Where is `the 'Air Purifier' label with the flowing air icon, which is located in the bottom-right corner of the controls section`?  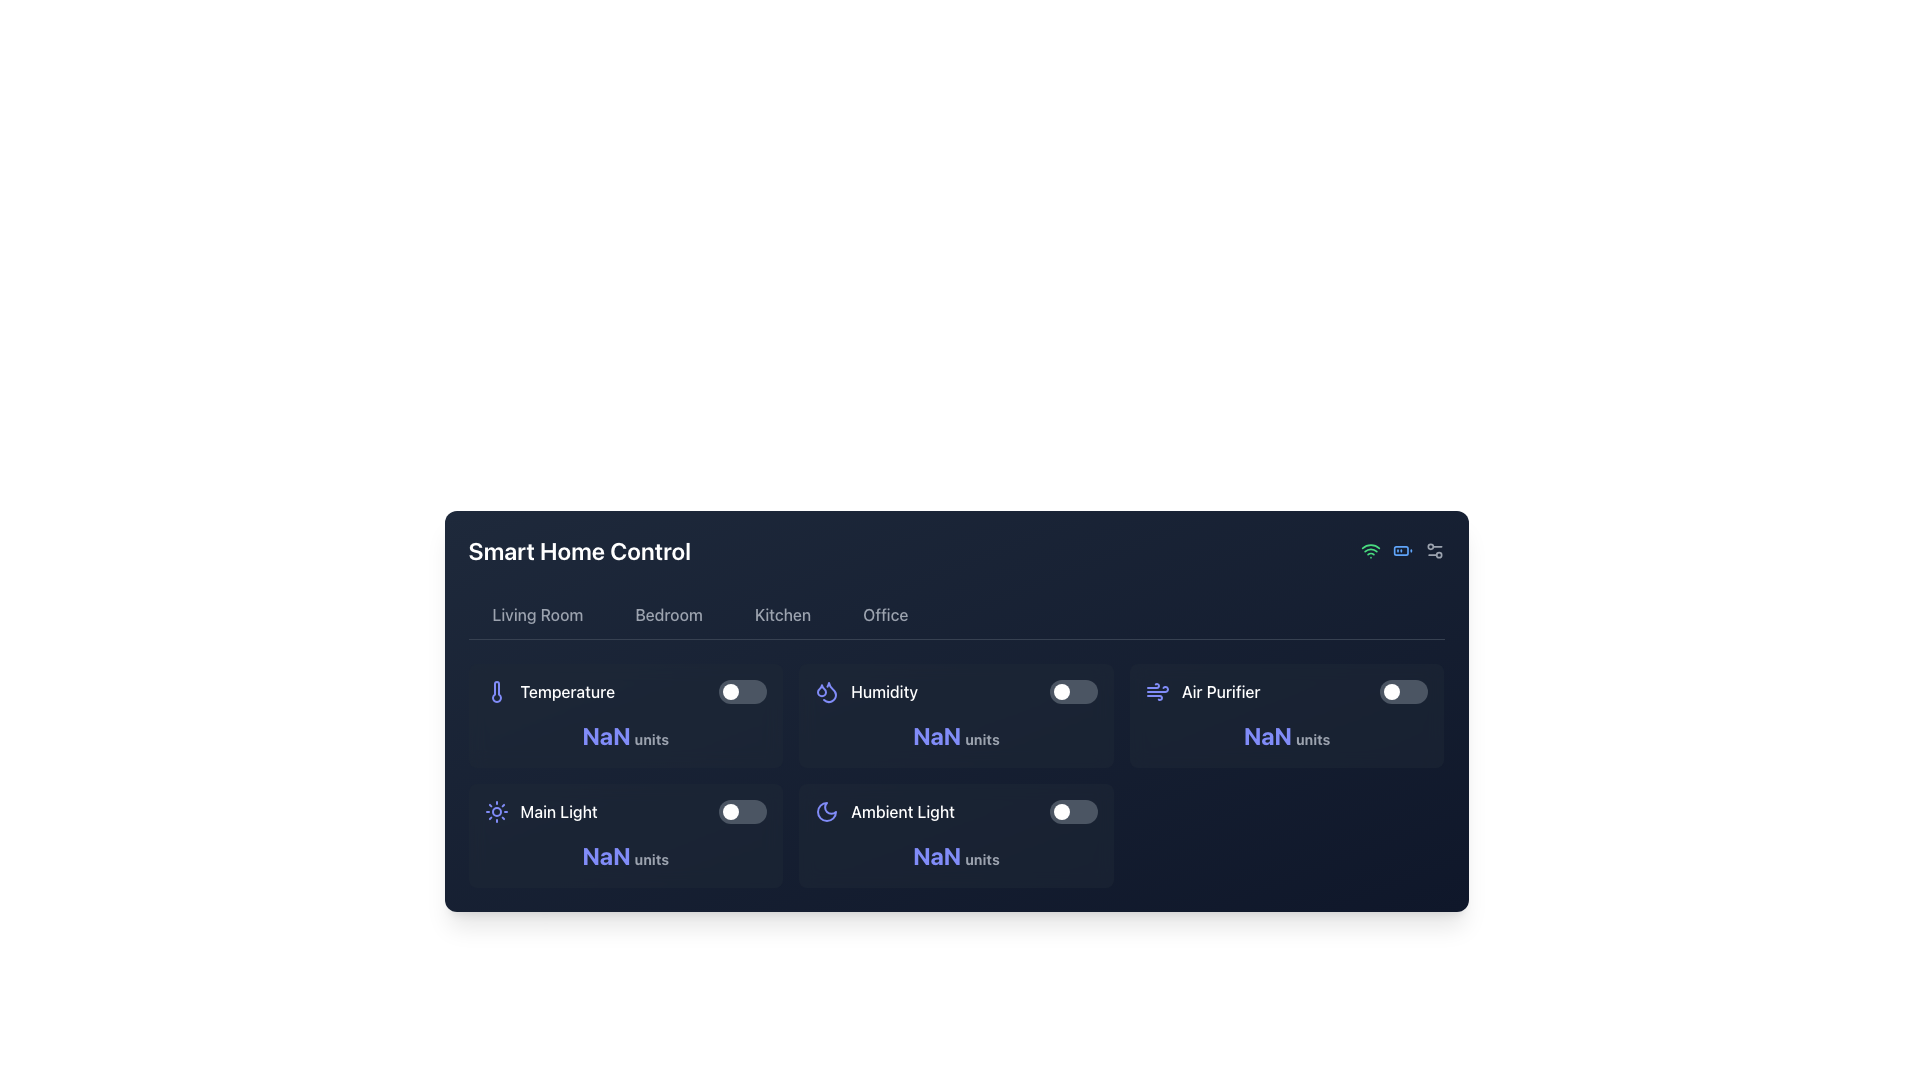
the 'Air Purifier' label with the flowing air icon, which is located in the bottom-right corner of the controls section is located at coordinates (1202, 690).